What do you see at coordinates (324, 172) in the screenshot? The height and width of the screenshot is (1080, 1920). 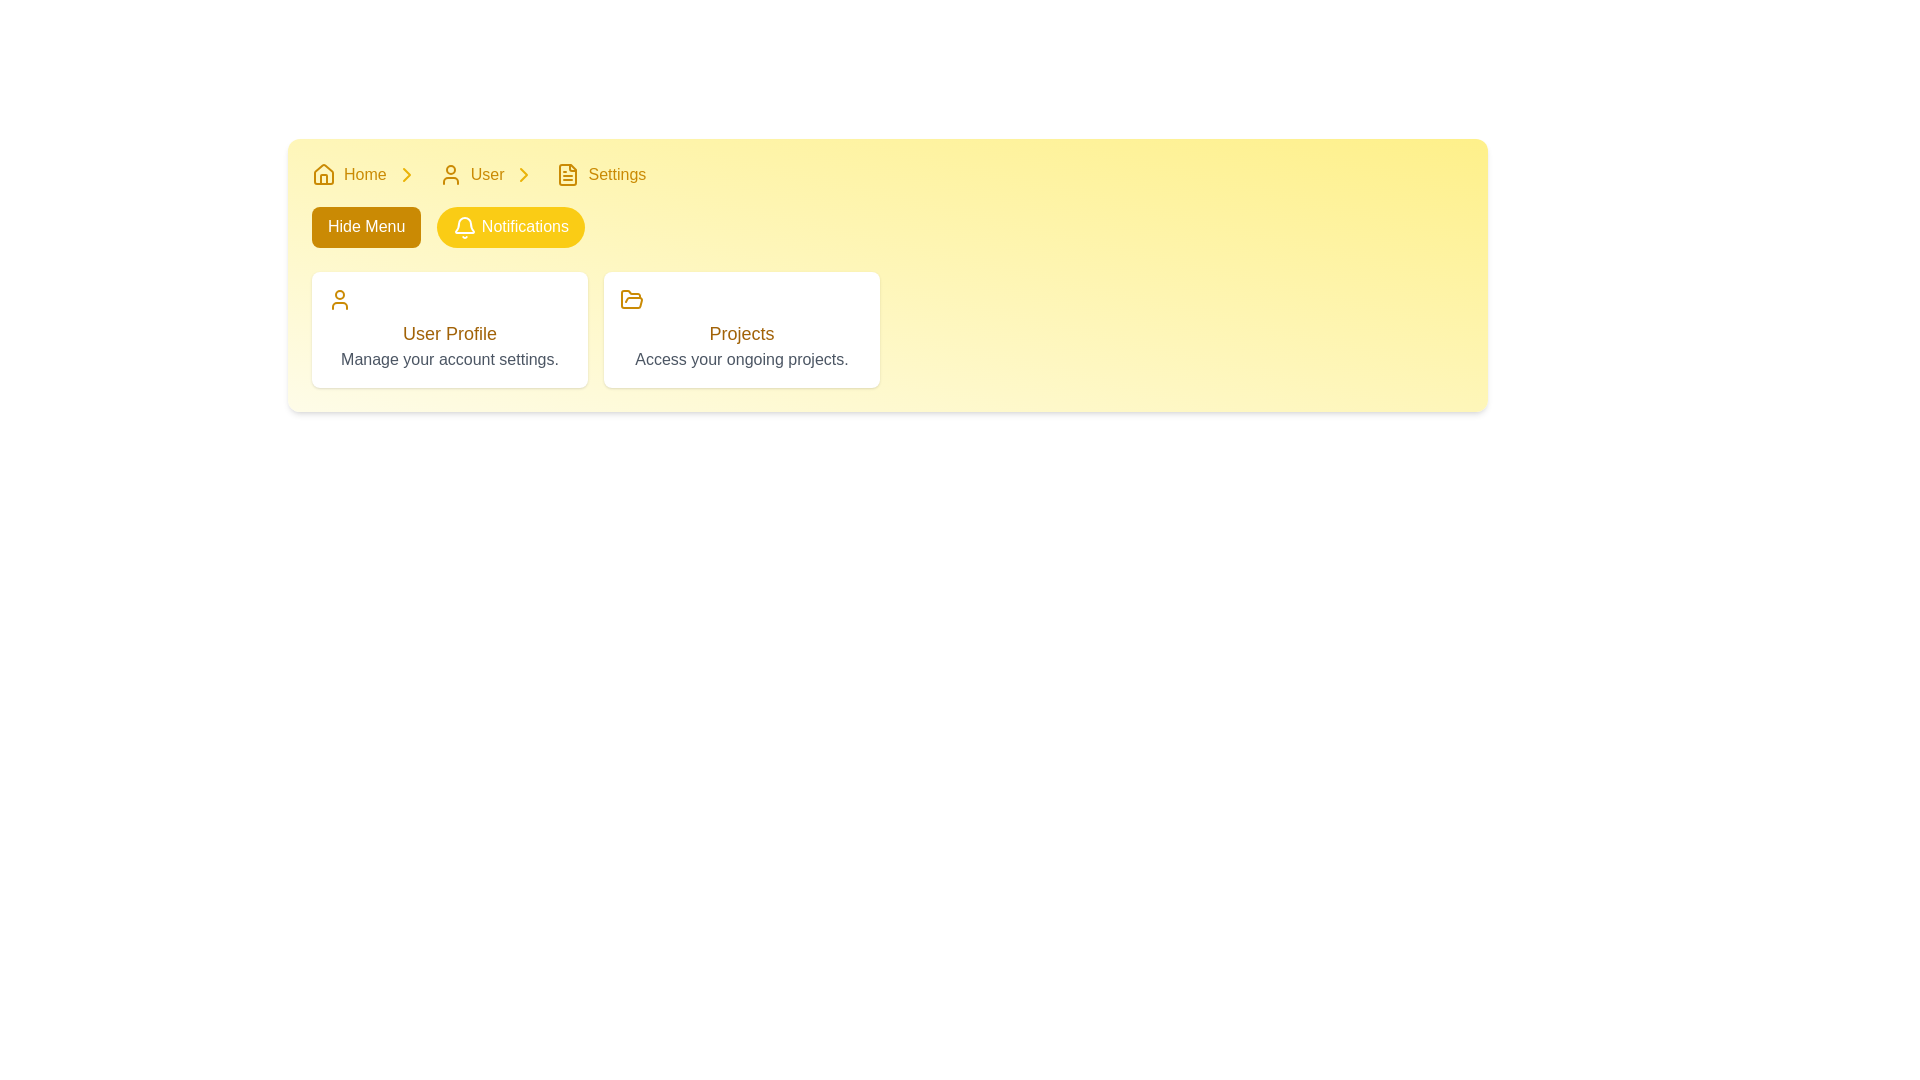 I see `the 'Home' icon located at the beginning of the breadcrumb navigation bar for navigation purposes` at bounding box center [324, 172].